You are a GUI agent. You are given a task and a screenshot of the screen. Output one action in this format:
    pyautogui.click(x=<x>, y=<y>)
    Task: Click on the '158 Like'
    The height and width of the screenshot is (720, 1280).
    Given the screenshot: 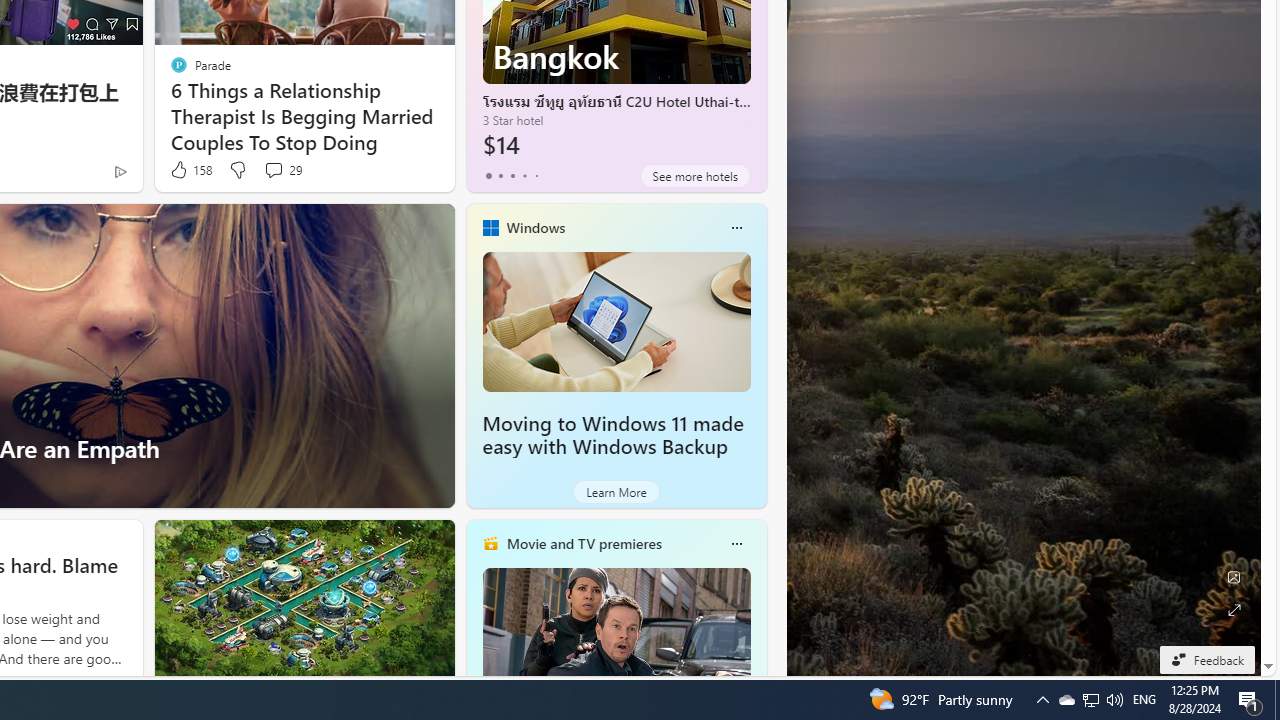 What is the action you would take?
    pyautogui.click(x=190, y=169)
    